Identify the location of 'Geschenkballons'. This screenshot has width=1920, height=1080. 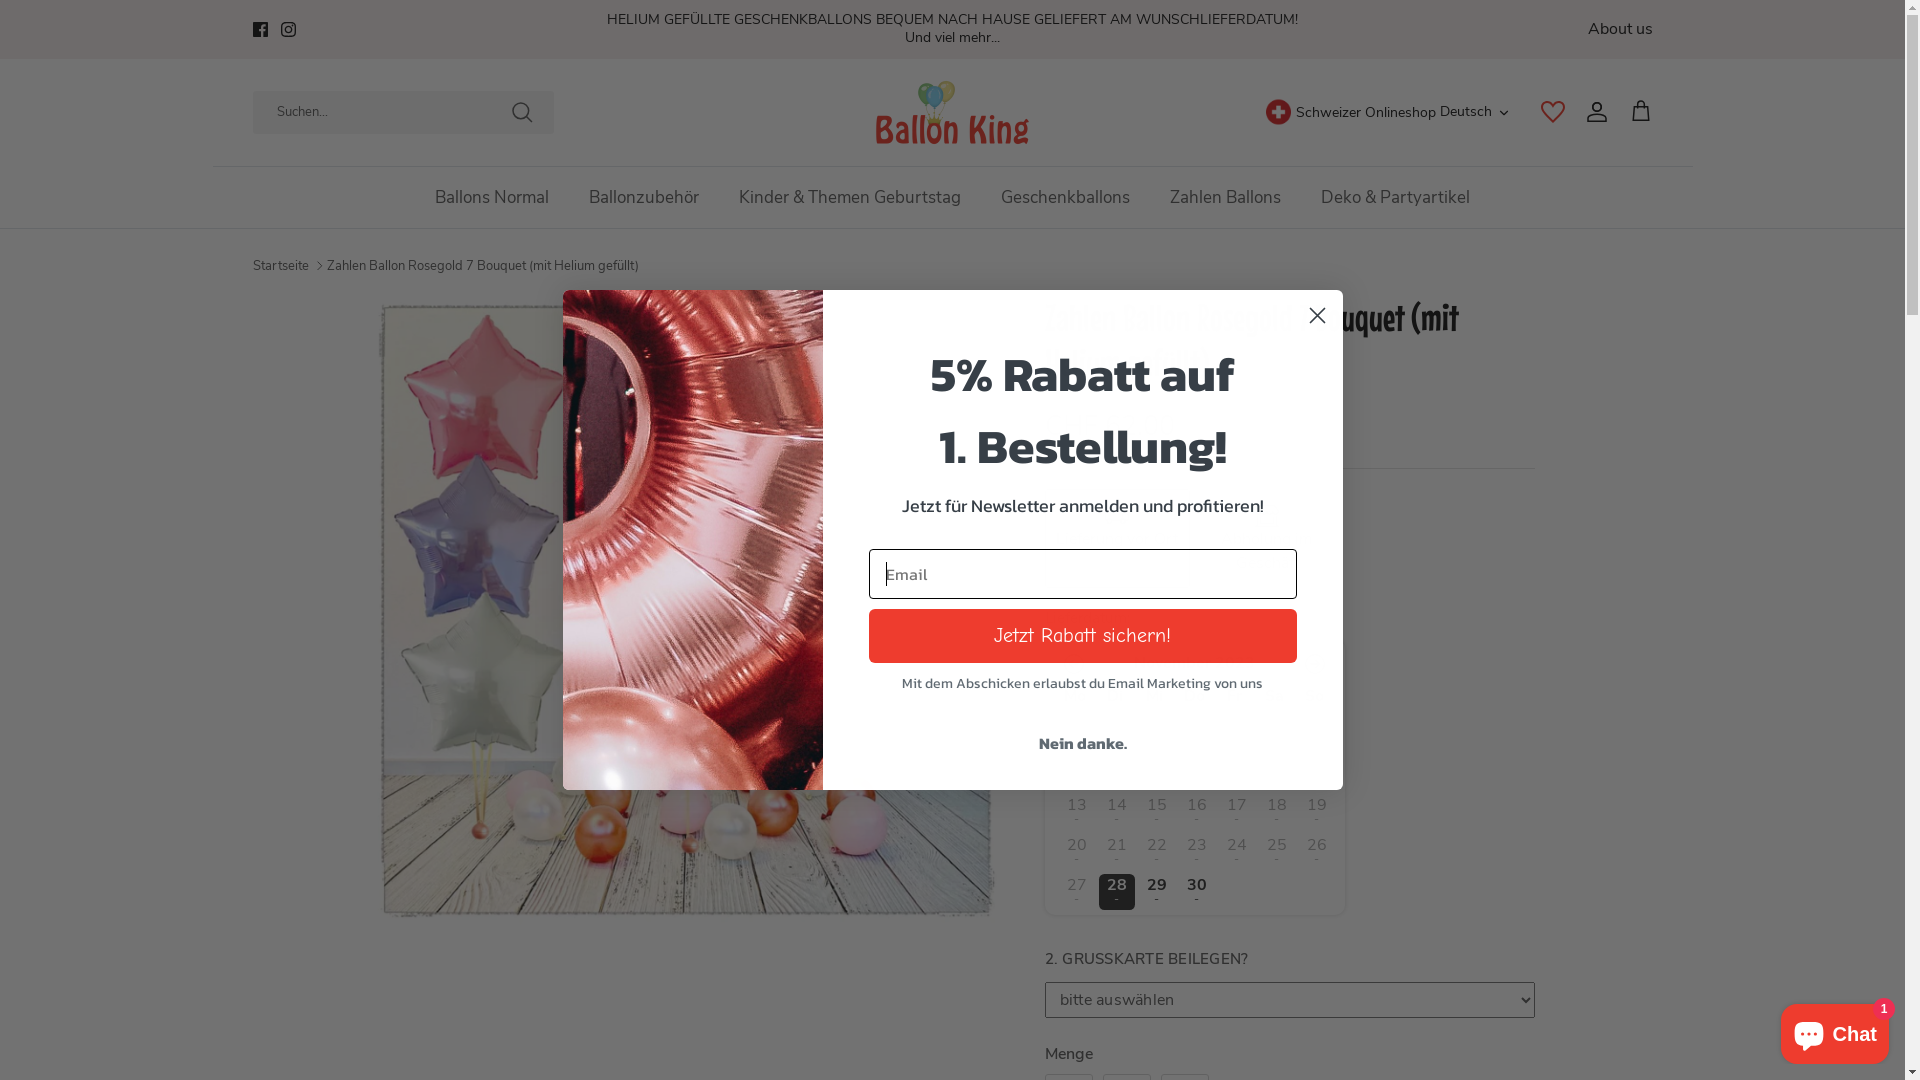
(1064, 197).